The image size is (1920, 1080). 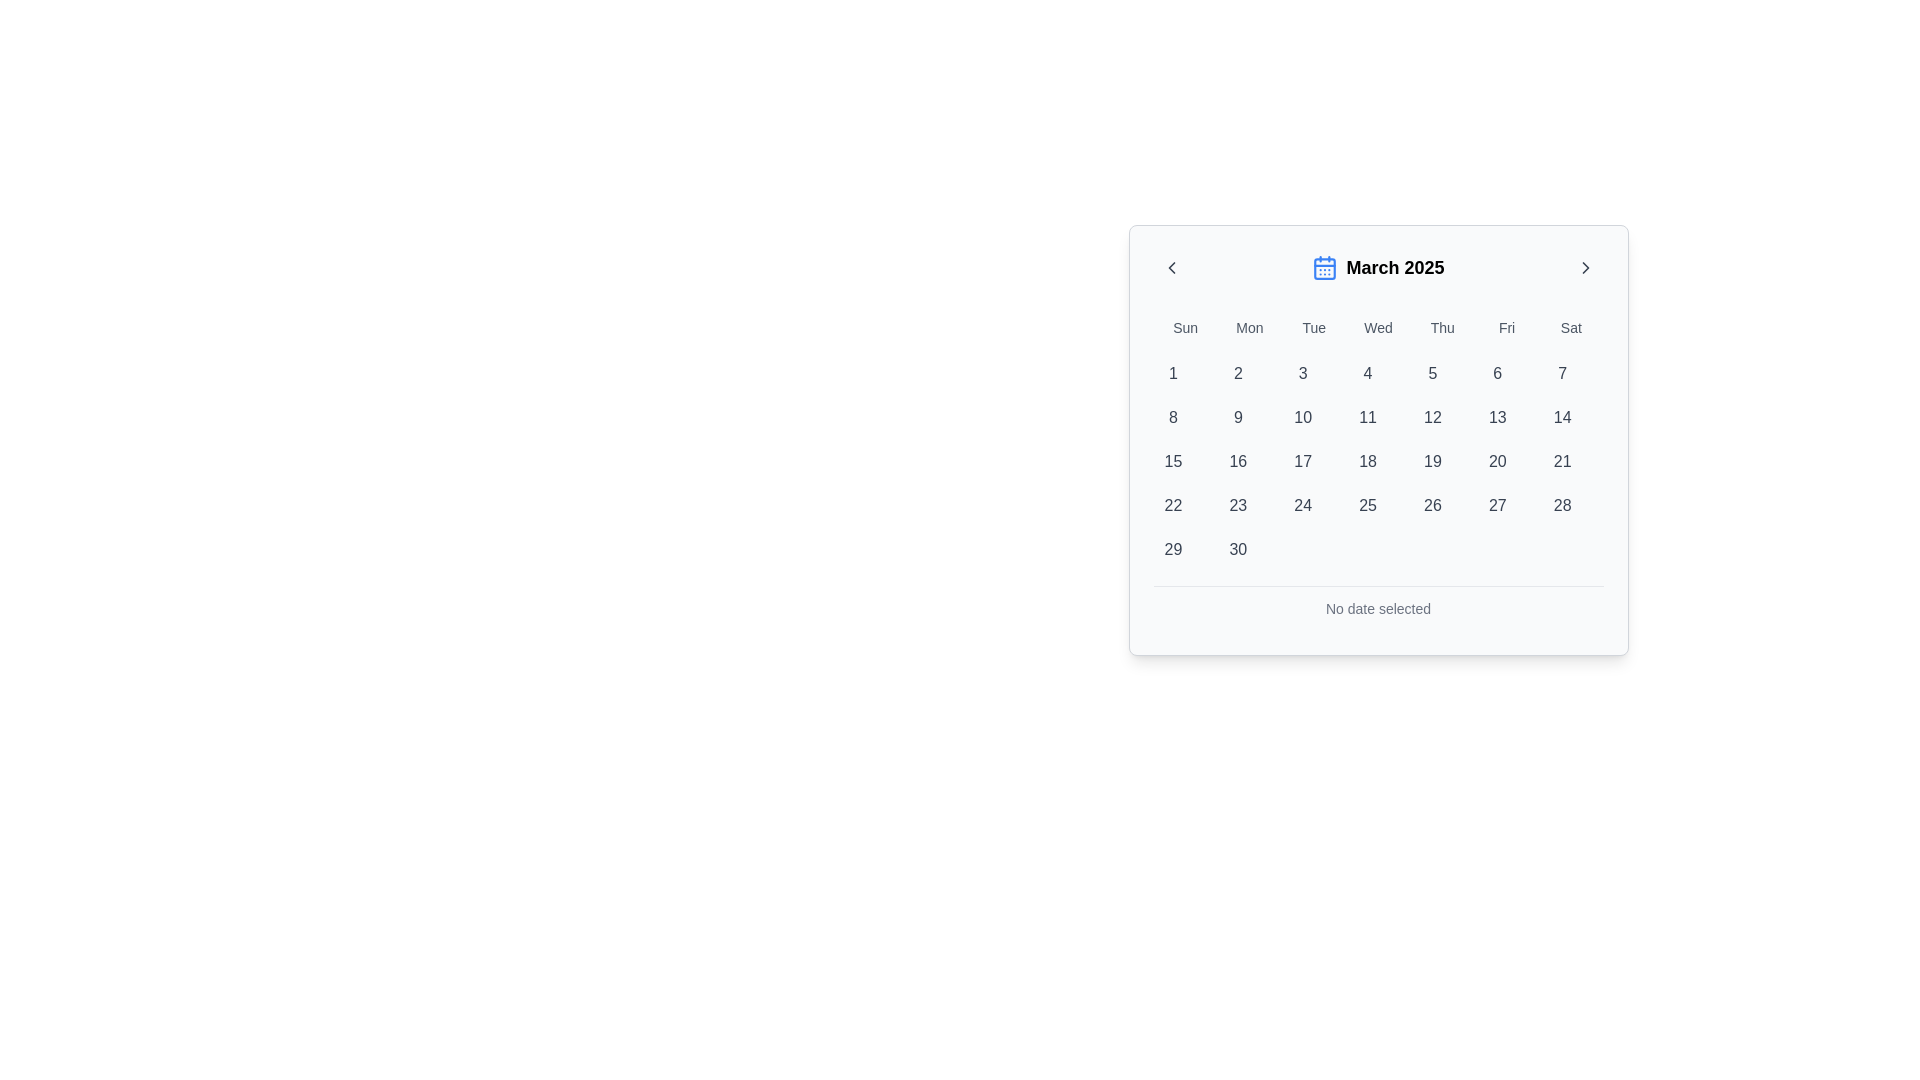 I want to click on the rounded button labeled '15' located in the fifth row under the 'Sun' weekday column, so click(x=1173, y=462).